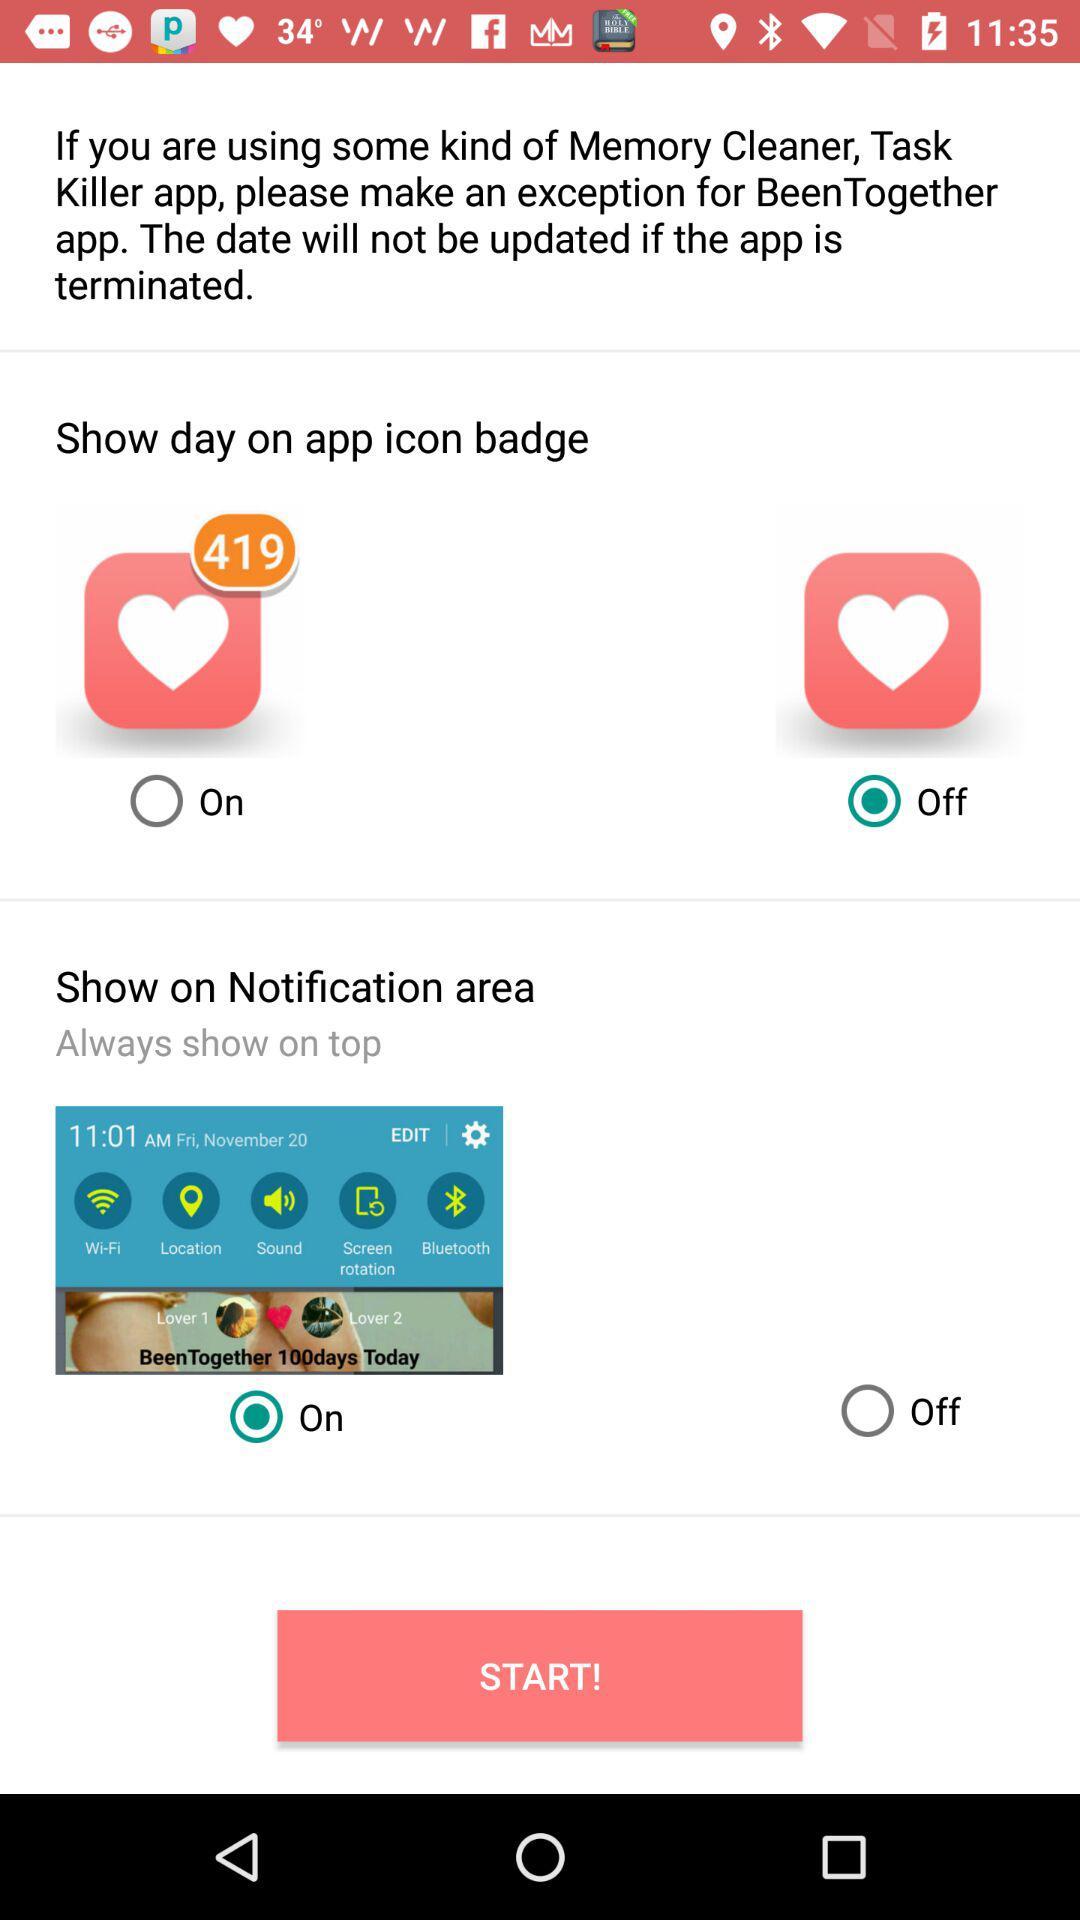 The width and height of the screenshot is (1080, 1920). What do you see at coordinates (892, 1410) in the screenshot?
I see `the off radio button` at bounding box center [892, 1410].